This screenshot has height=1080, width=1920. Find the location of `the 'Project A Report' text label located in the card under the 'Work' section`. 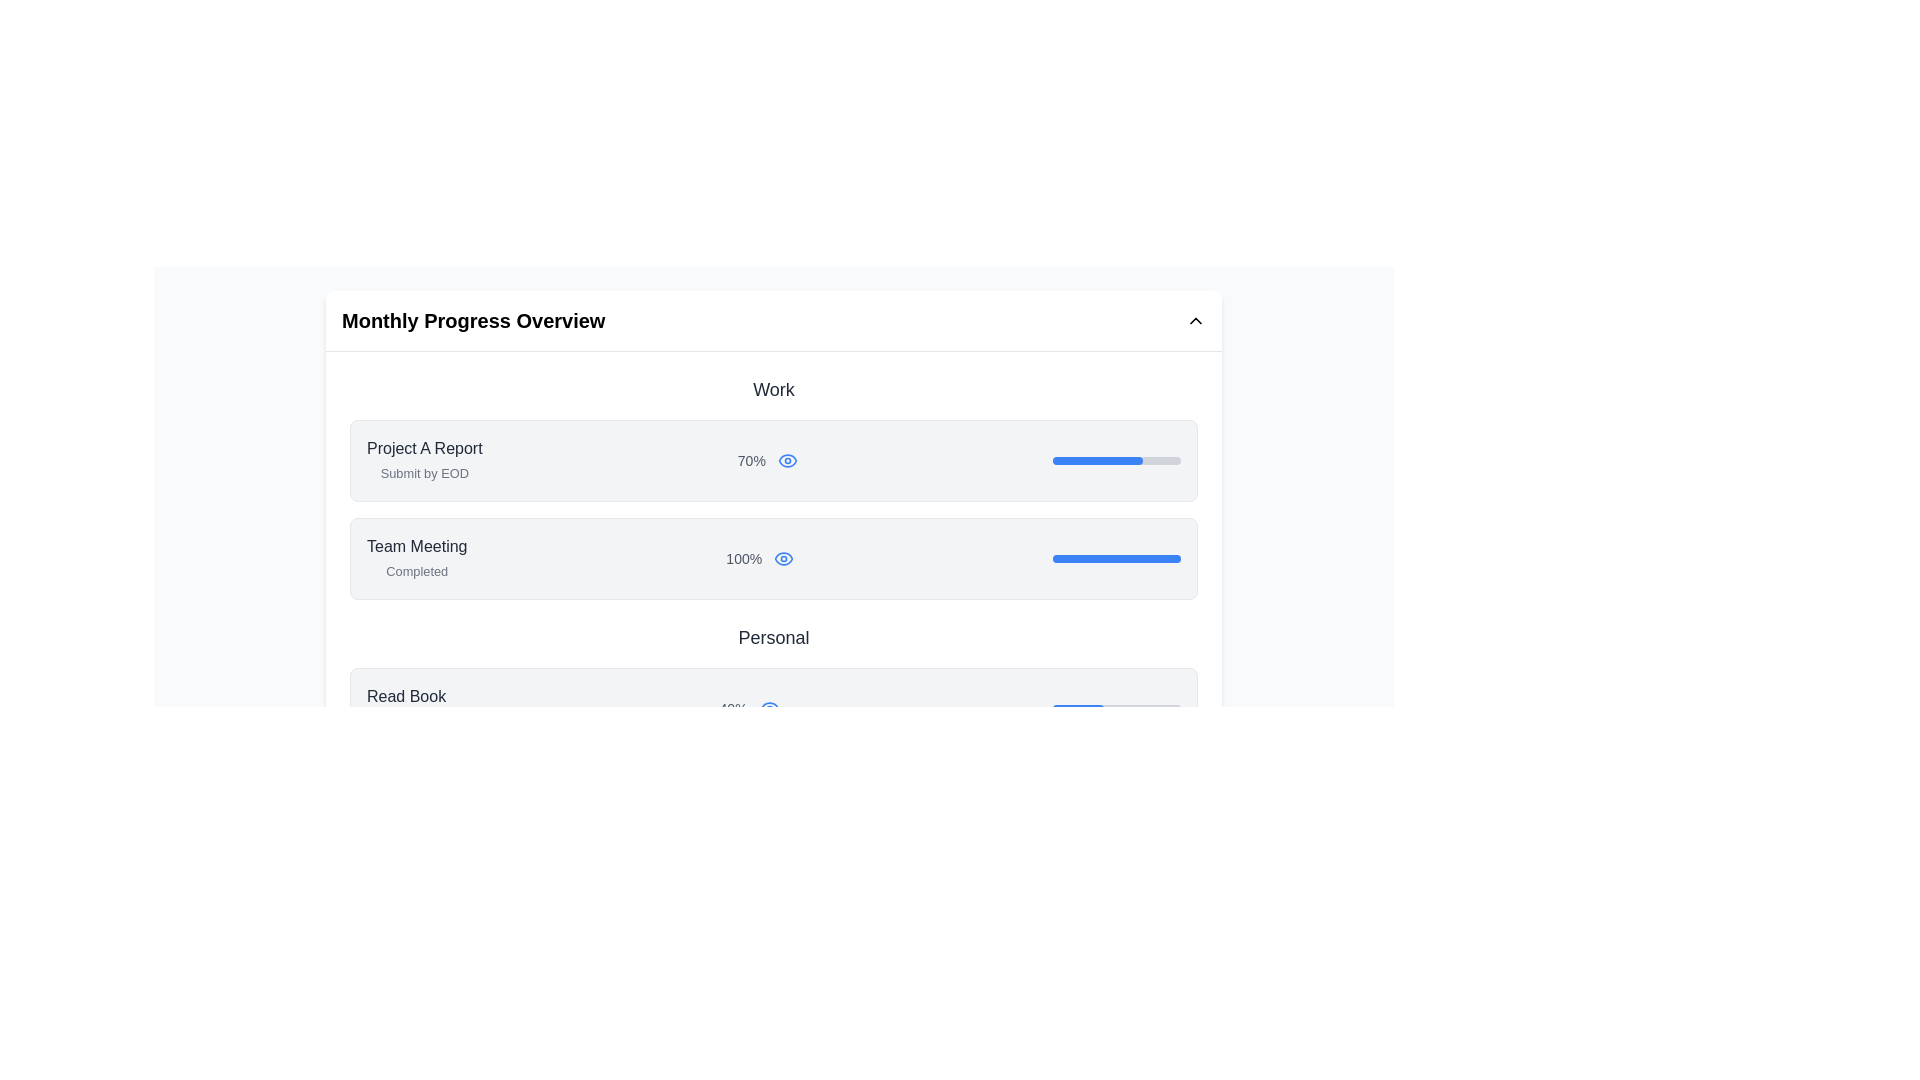

the 'Project A Report' text label located in the card under the 'Work' section is located at coordinates (423, 447).